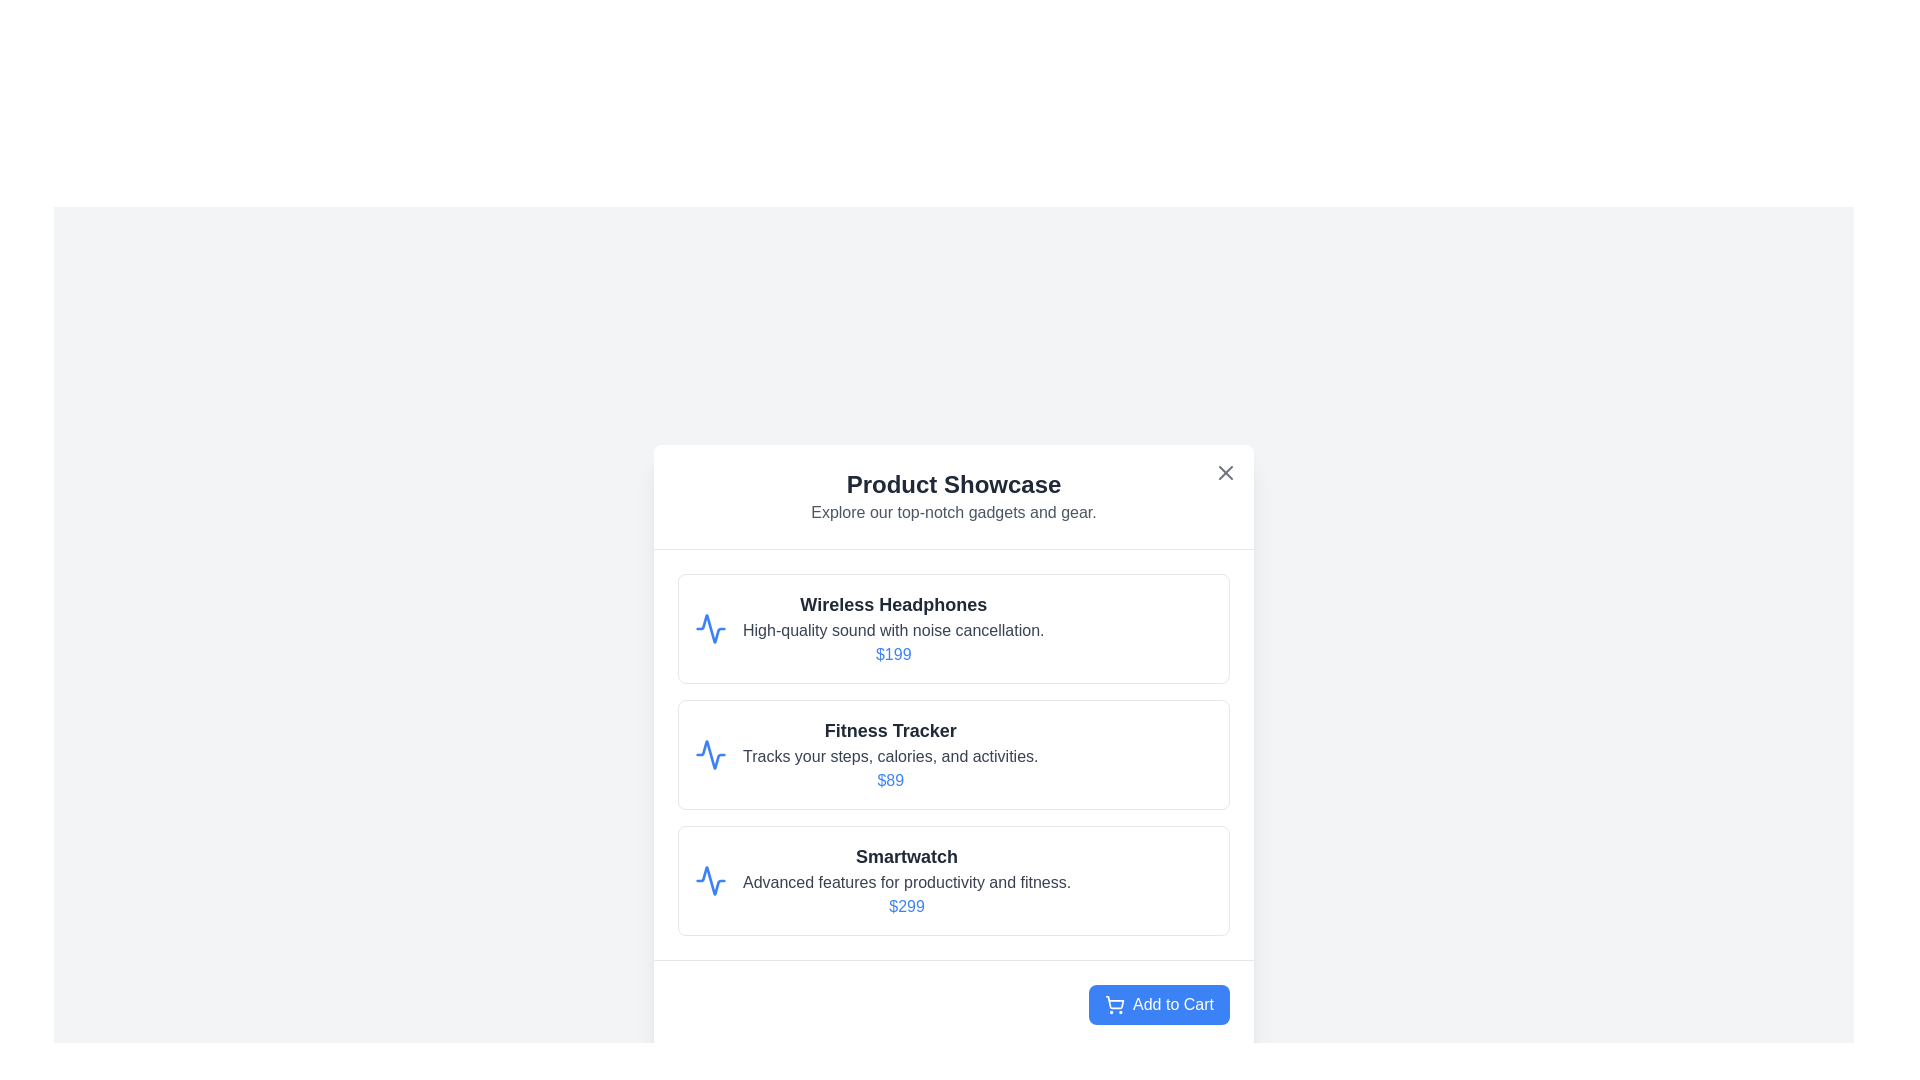 The height and width of the screenshot is (1080, 1920). What do you see at coordinates (1224, 473) in the screenshot?
I see `the 'X' close button located in the top-right corner of the white rounded rectangular modal` at bounding box center [1224, 473].